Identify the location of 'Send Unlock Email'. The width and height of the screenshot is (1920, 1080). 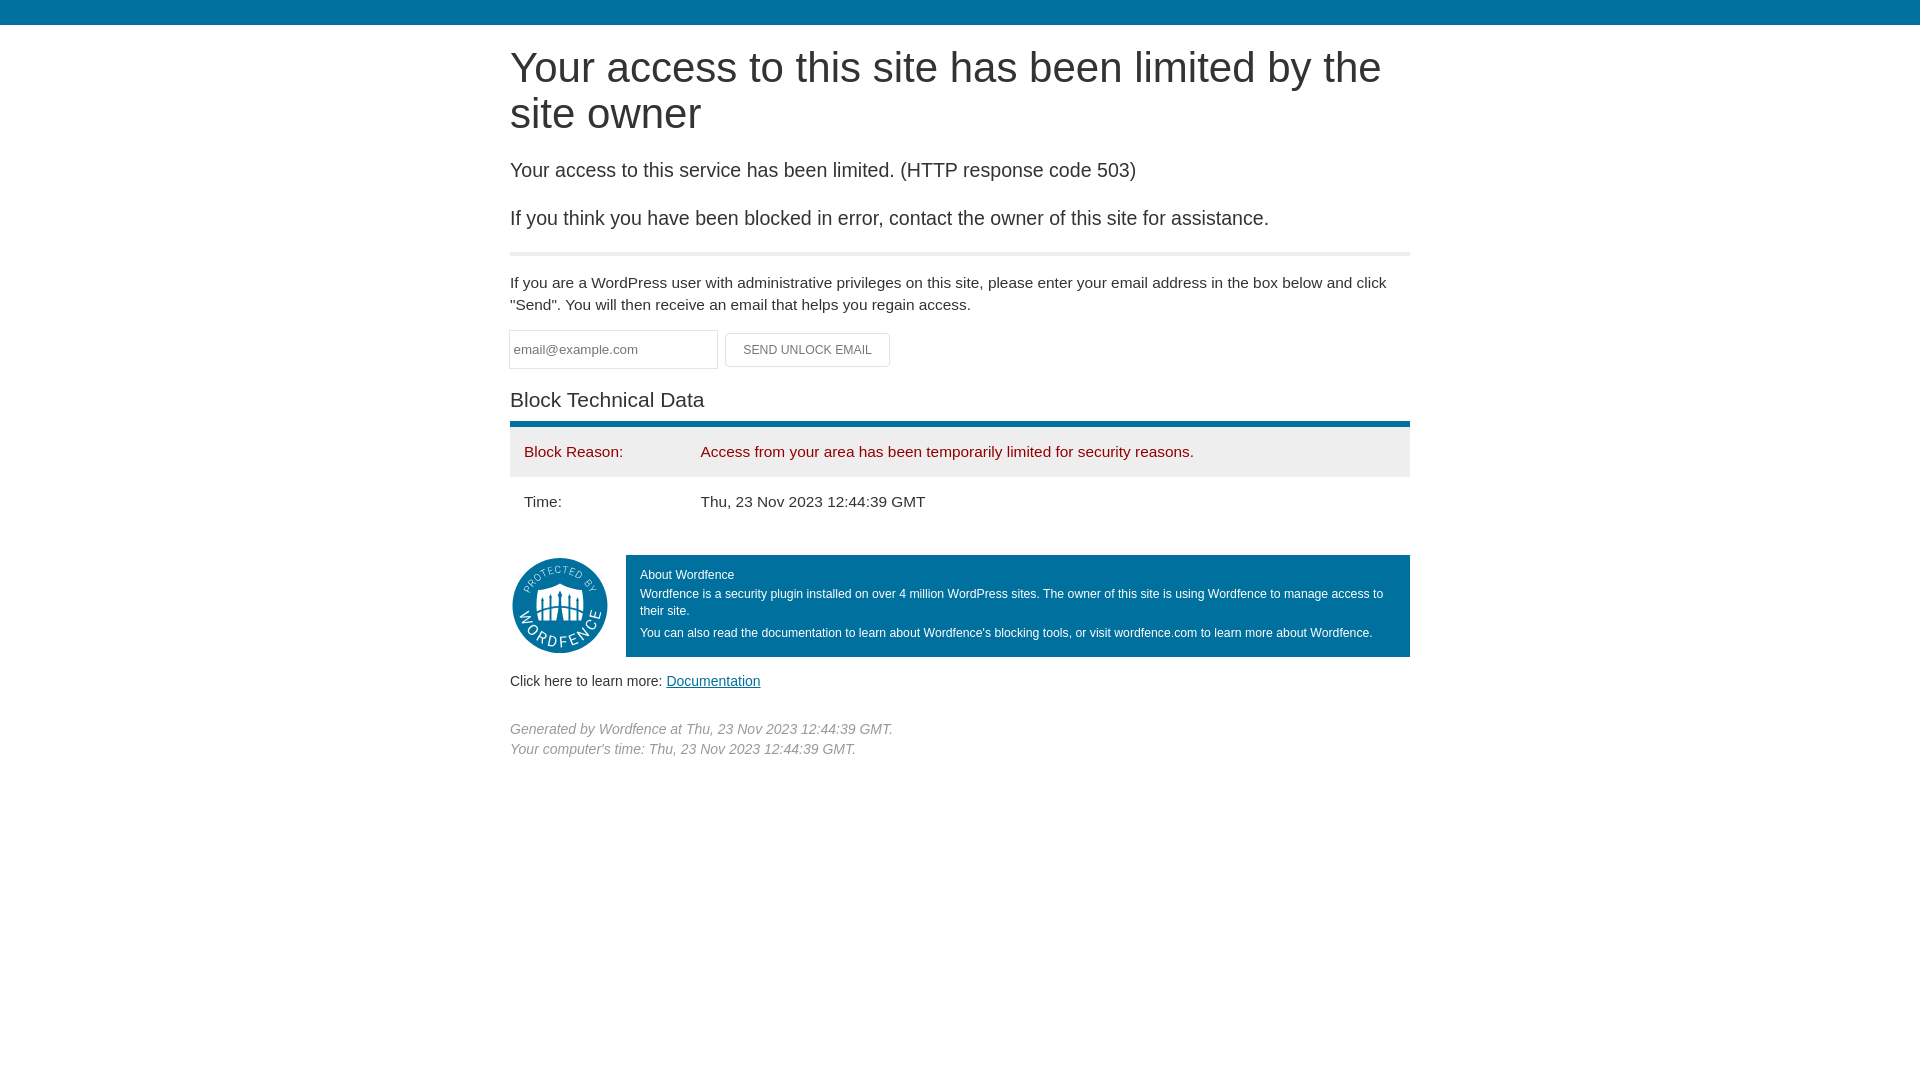
(807, 349).